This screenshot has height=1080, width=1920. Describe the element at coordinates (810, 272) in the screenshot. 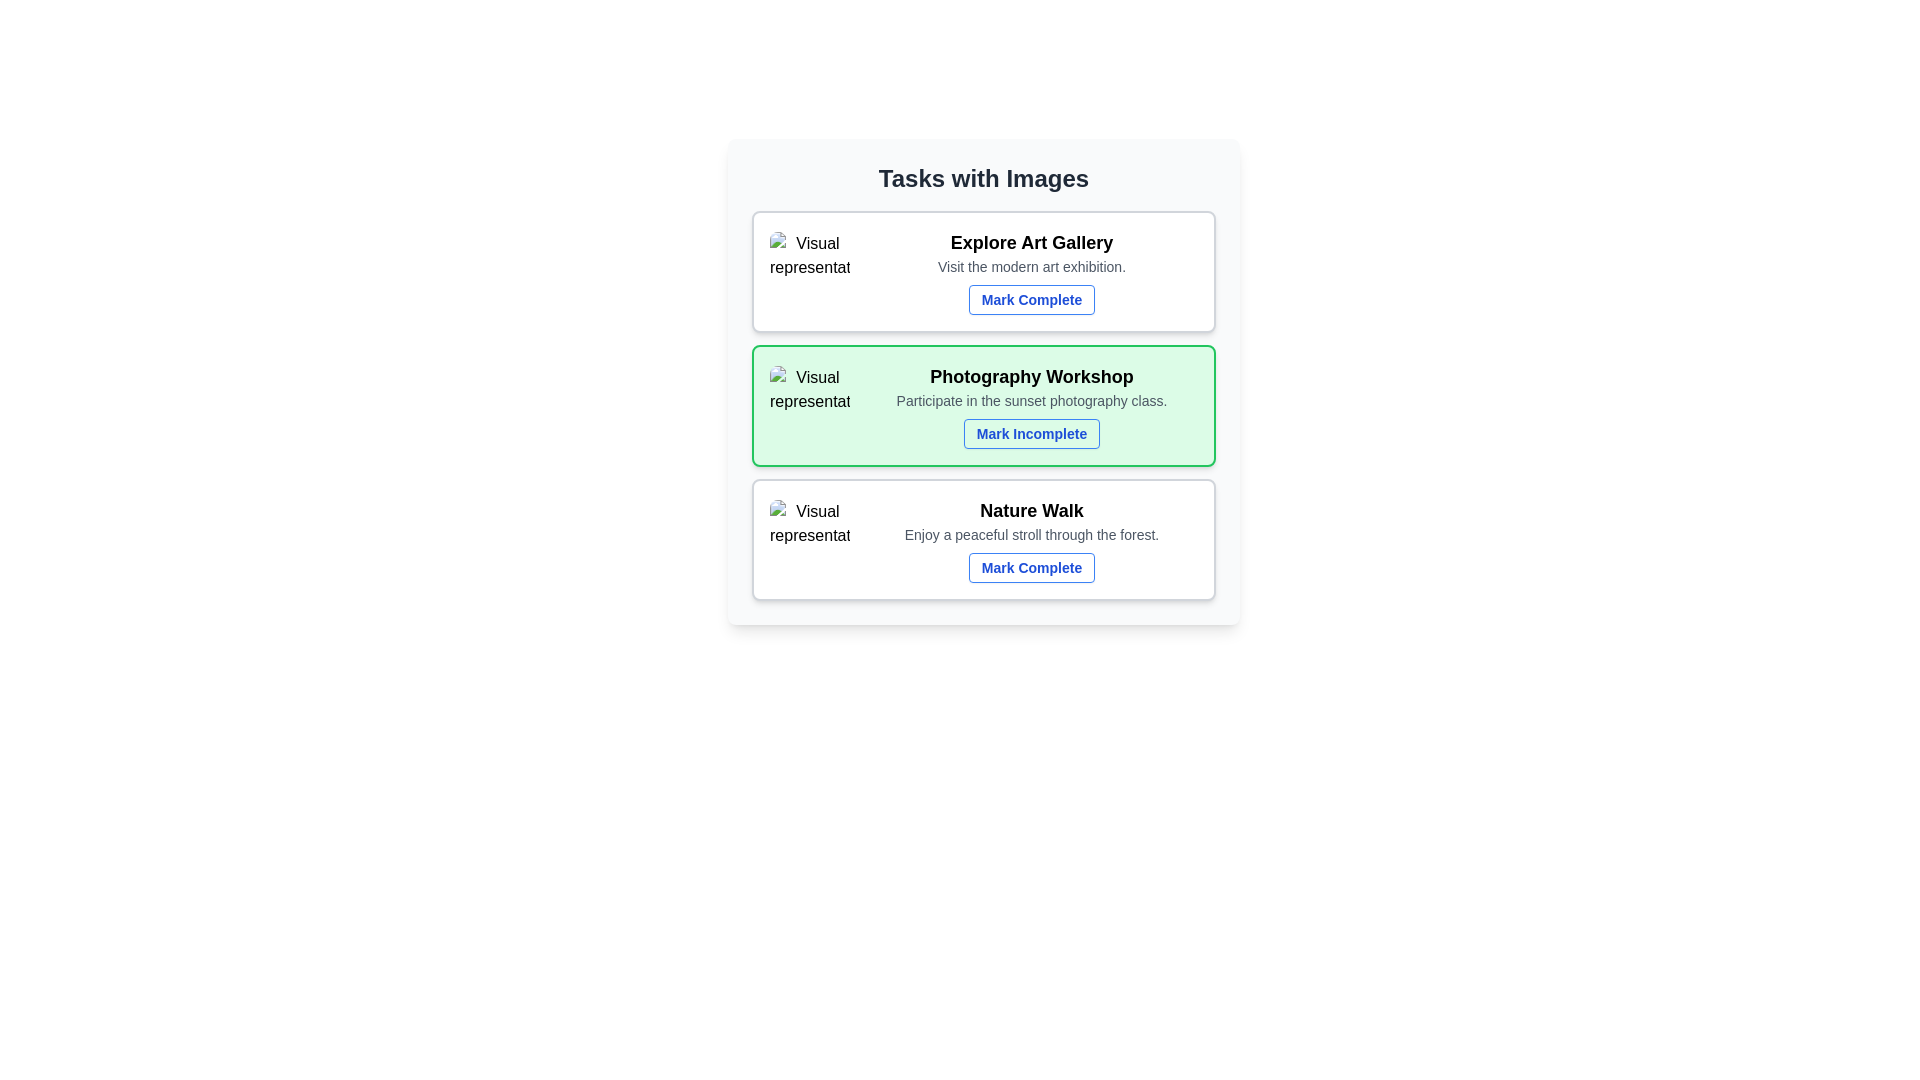

I see `the thumbnail image of the task to view its details. The parameter Explore Art Gallery specifies the task whose image should be clicked` at that location.